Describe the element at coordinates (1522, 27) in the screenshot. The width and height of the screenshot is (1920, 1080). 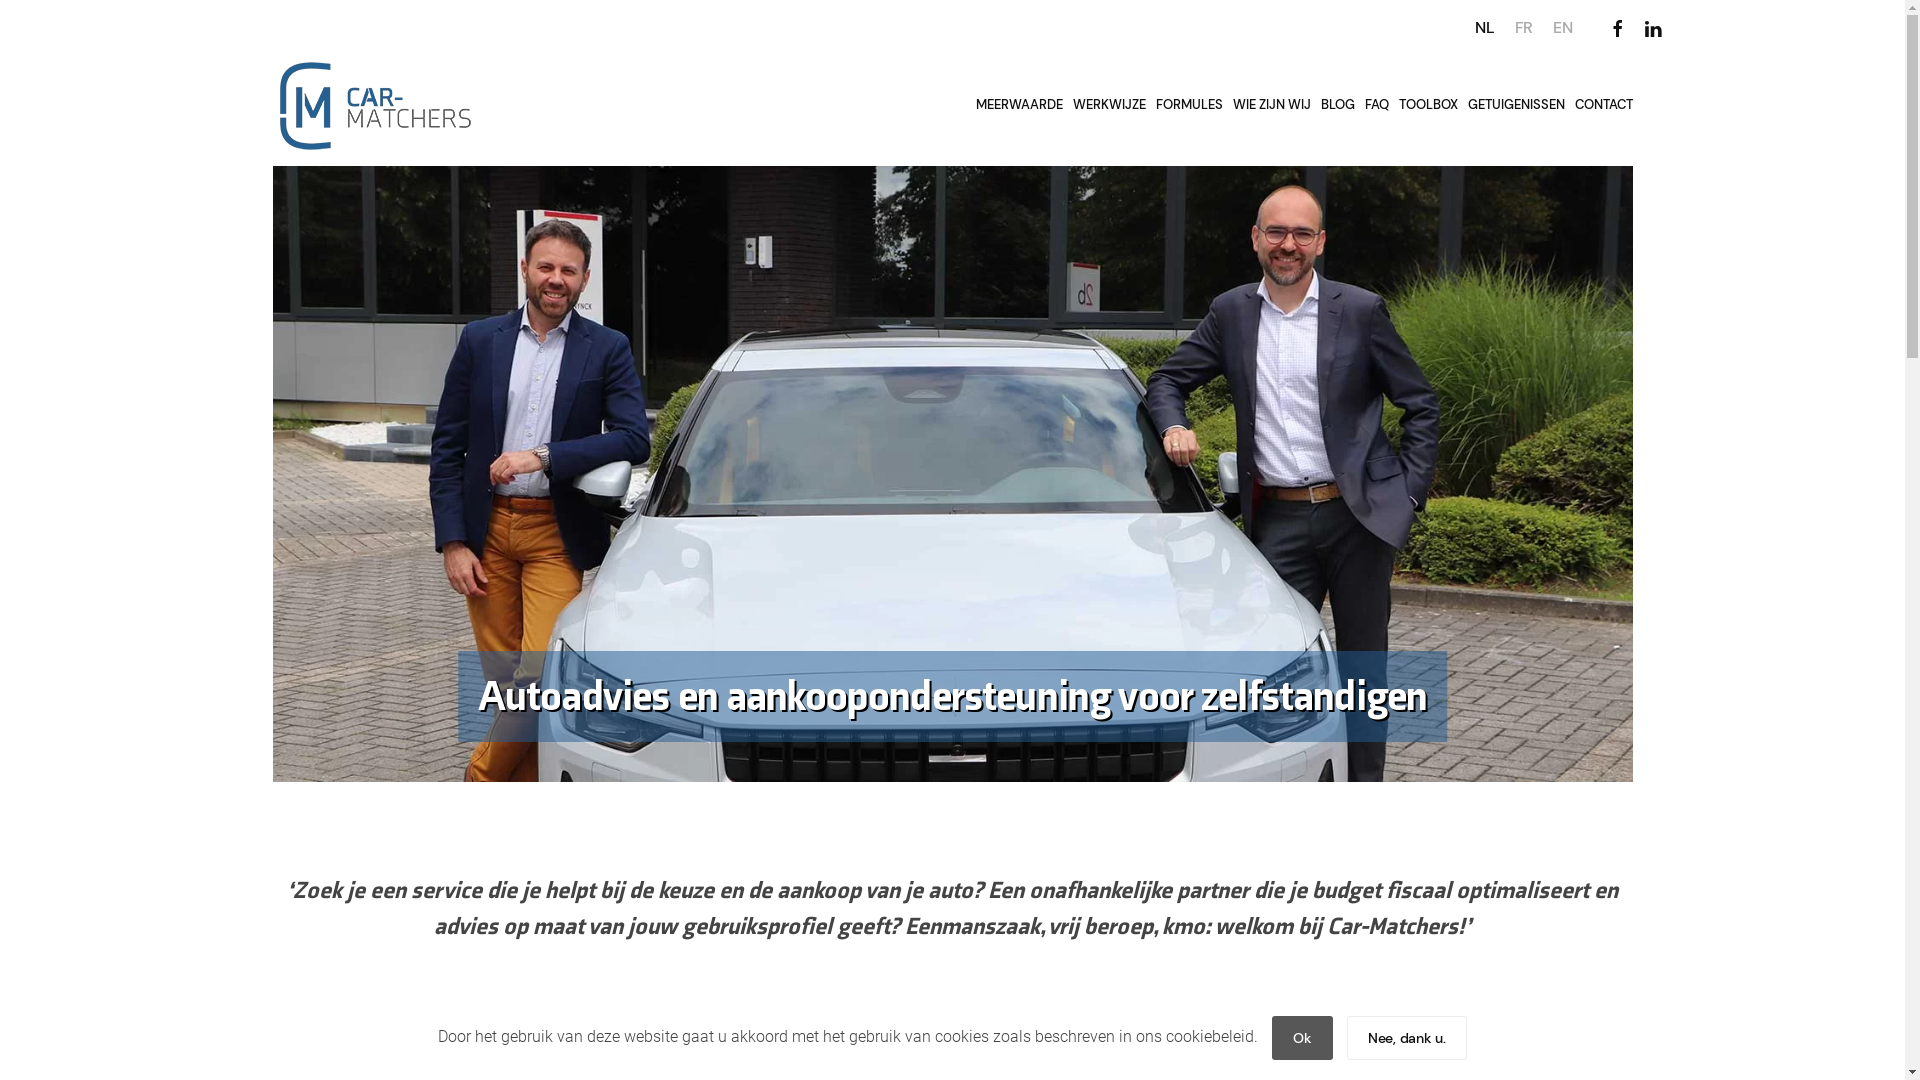
I see `'FR'` at that location.